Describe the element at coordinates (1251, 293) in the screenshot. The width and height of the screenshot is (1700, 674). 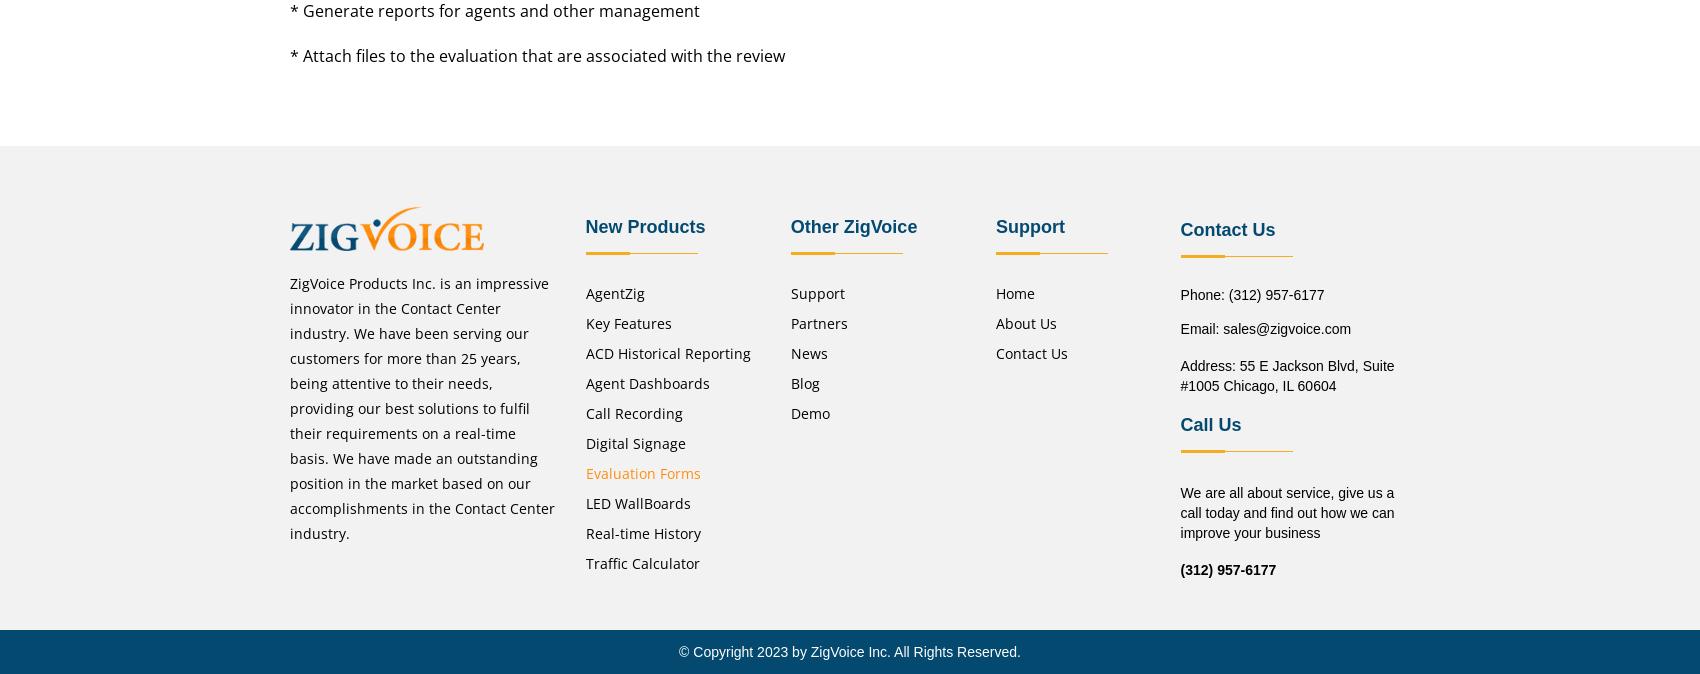
I see `'Phone: (312) 957-6177'` at that location.